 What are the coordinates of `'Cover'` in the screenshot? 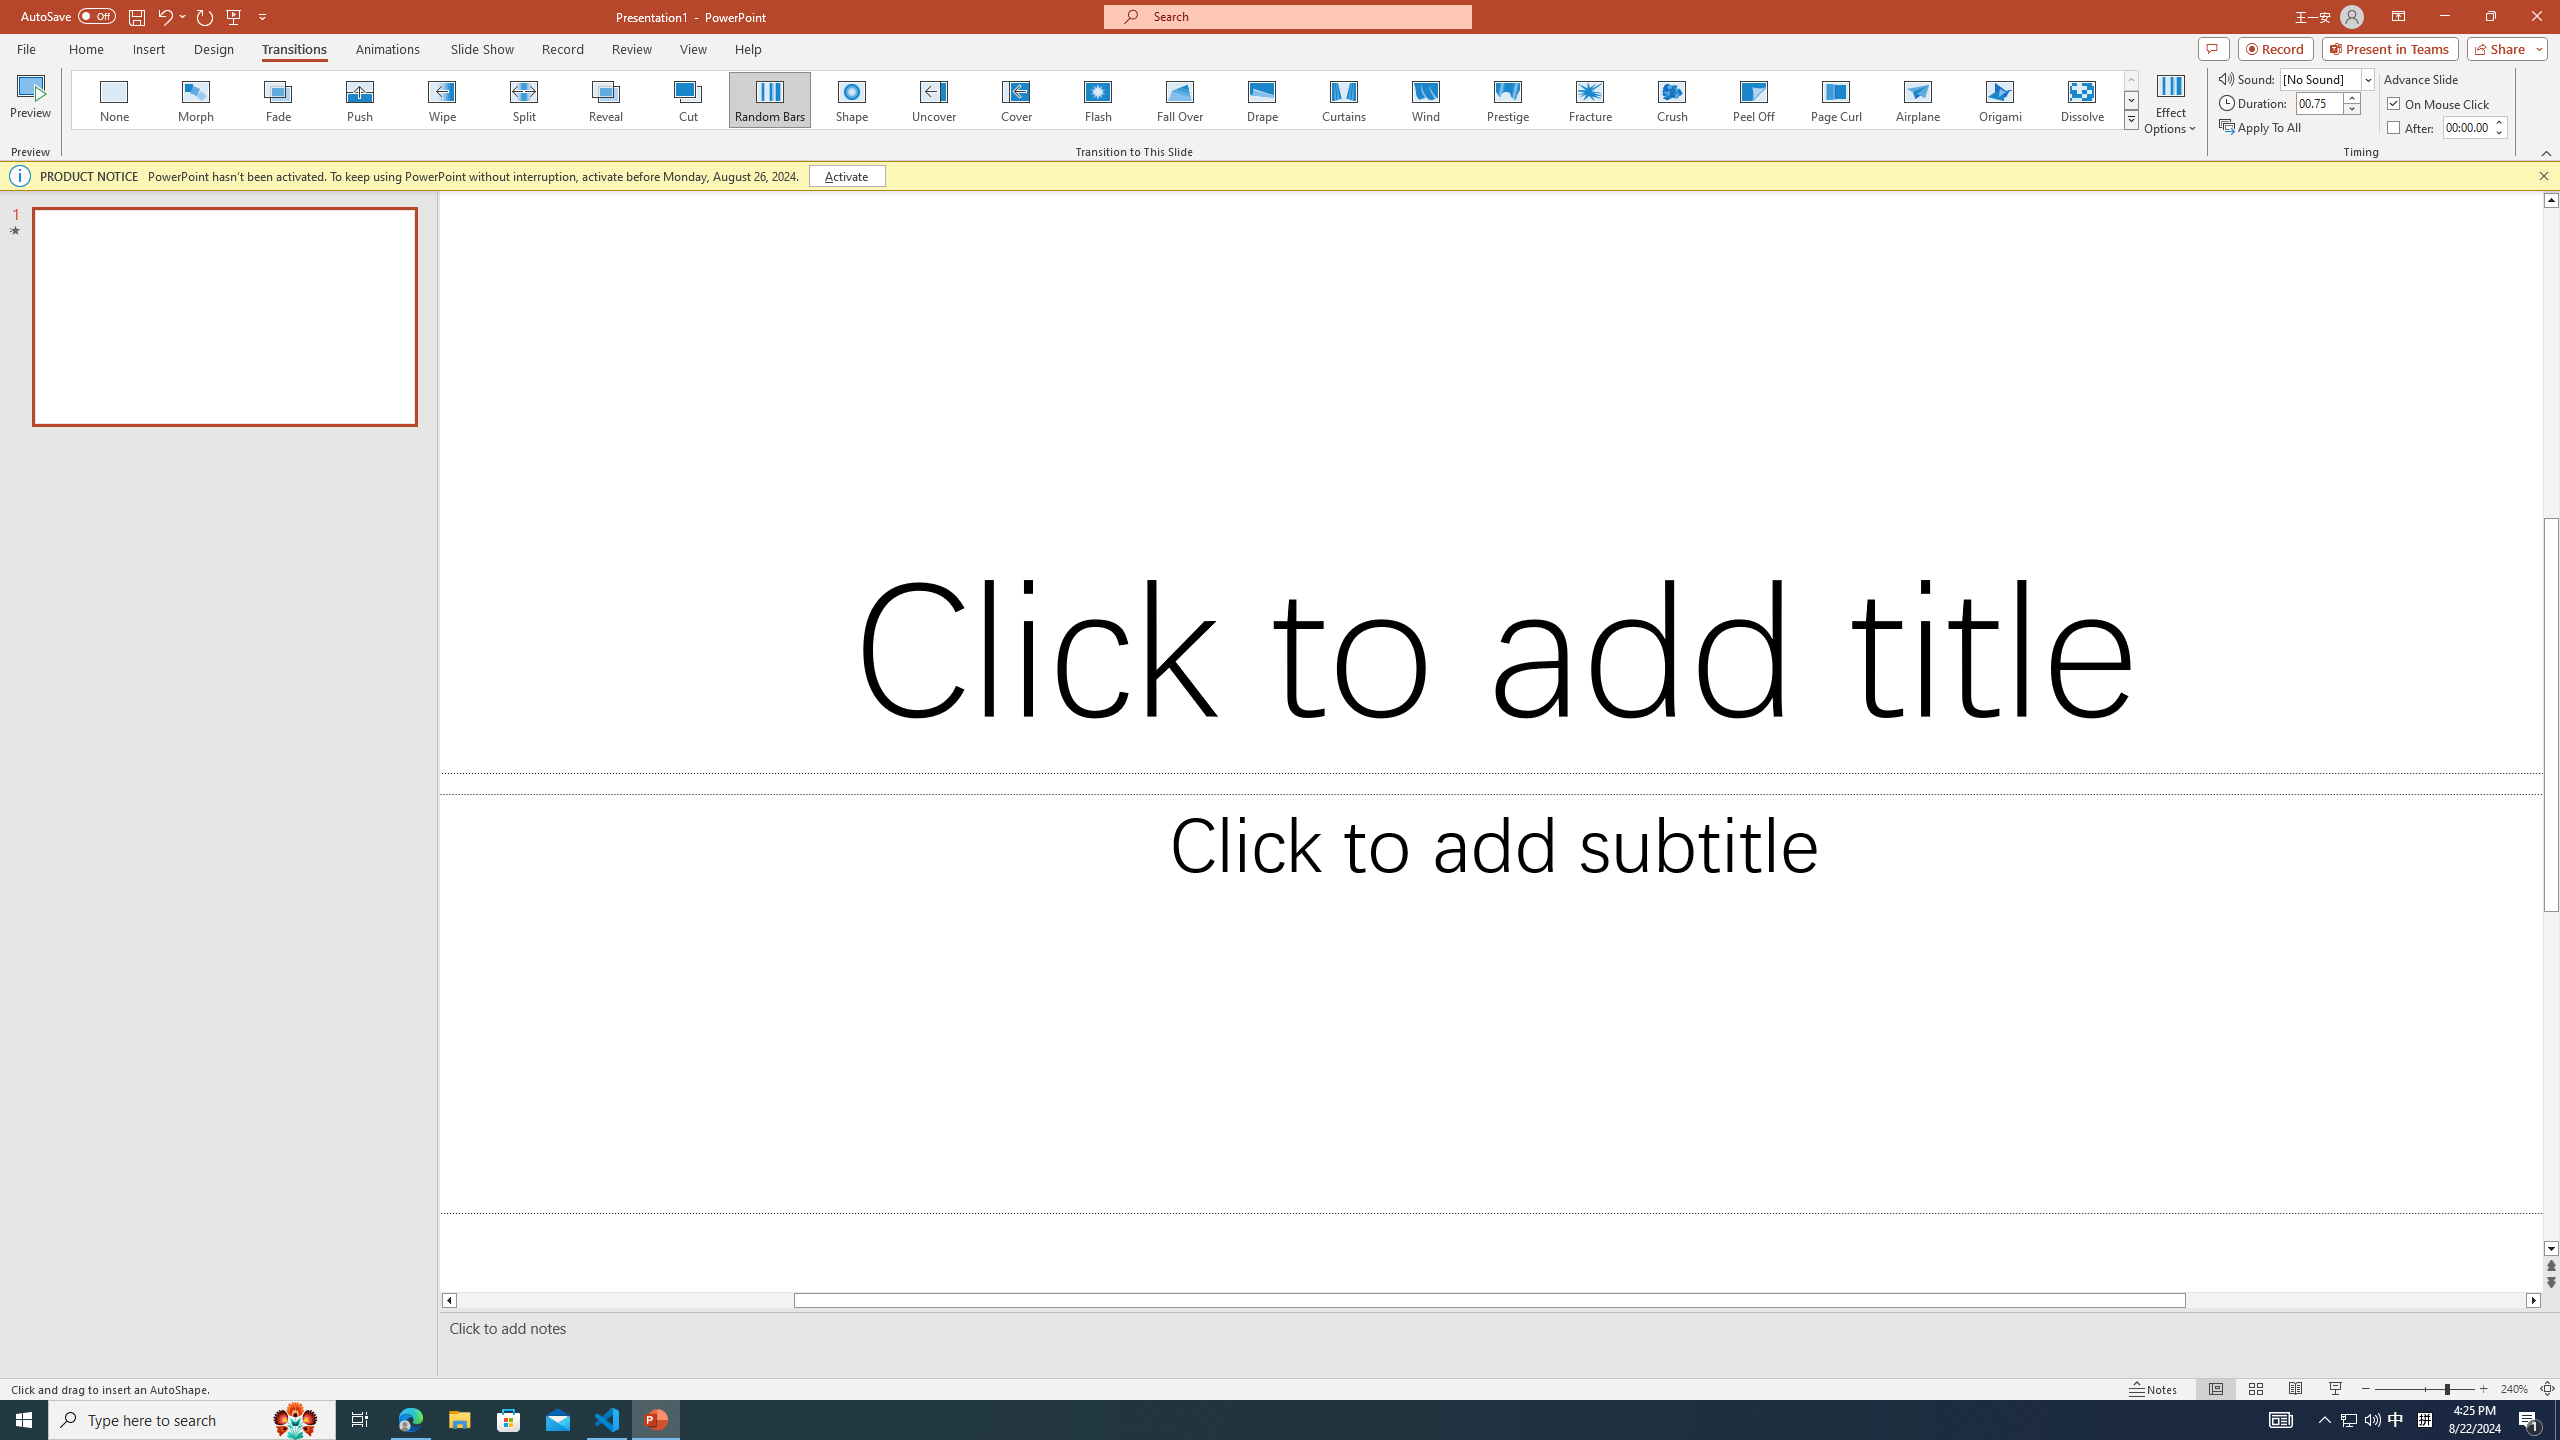 It's located at (1015, 99).